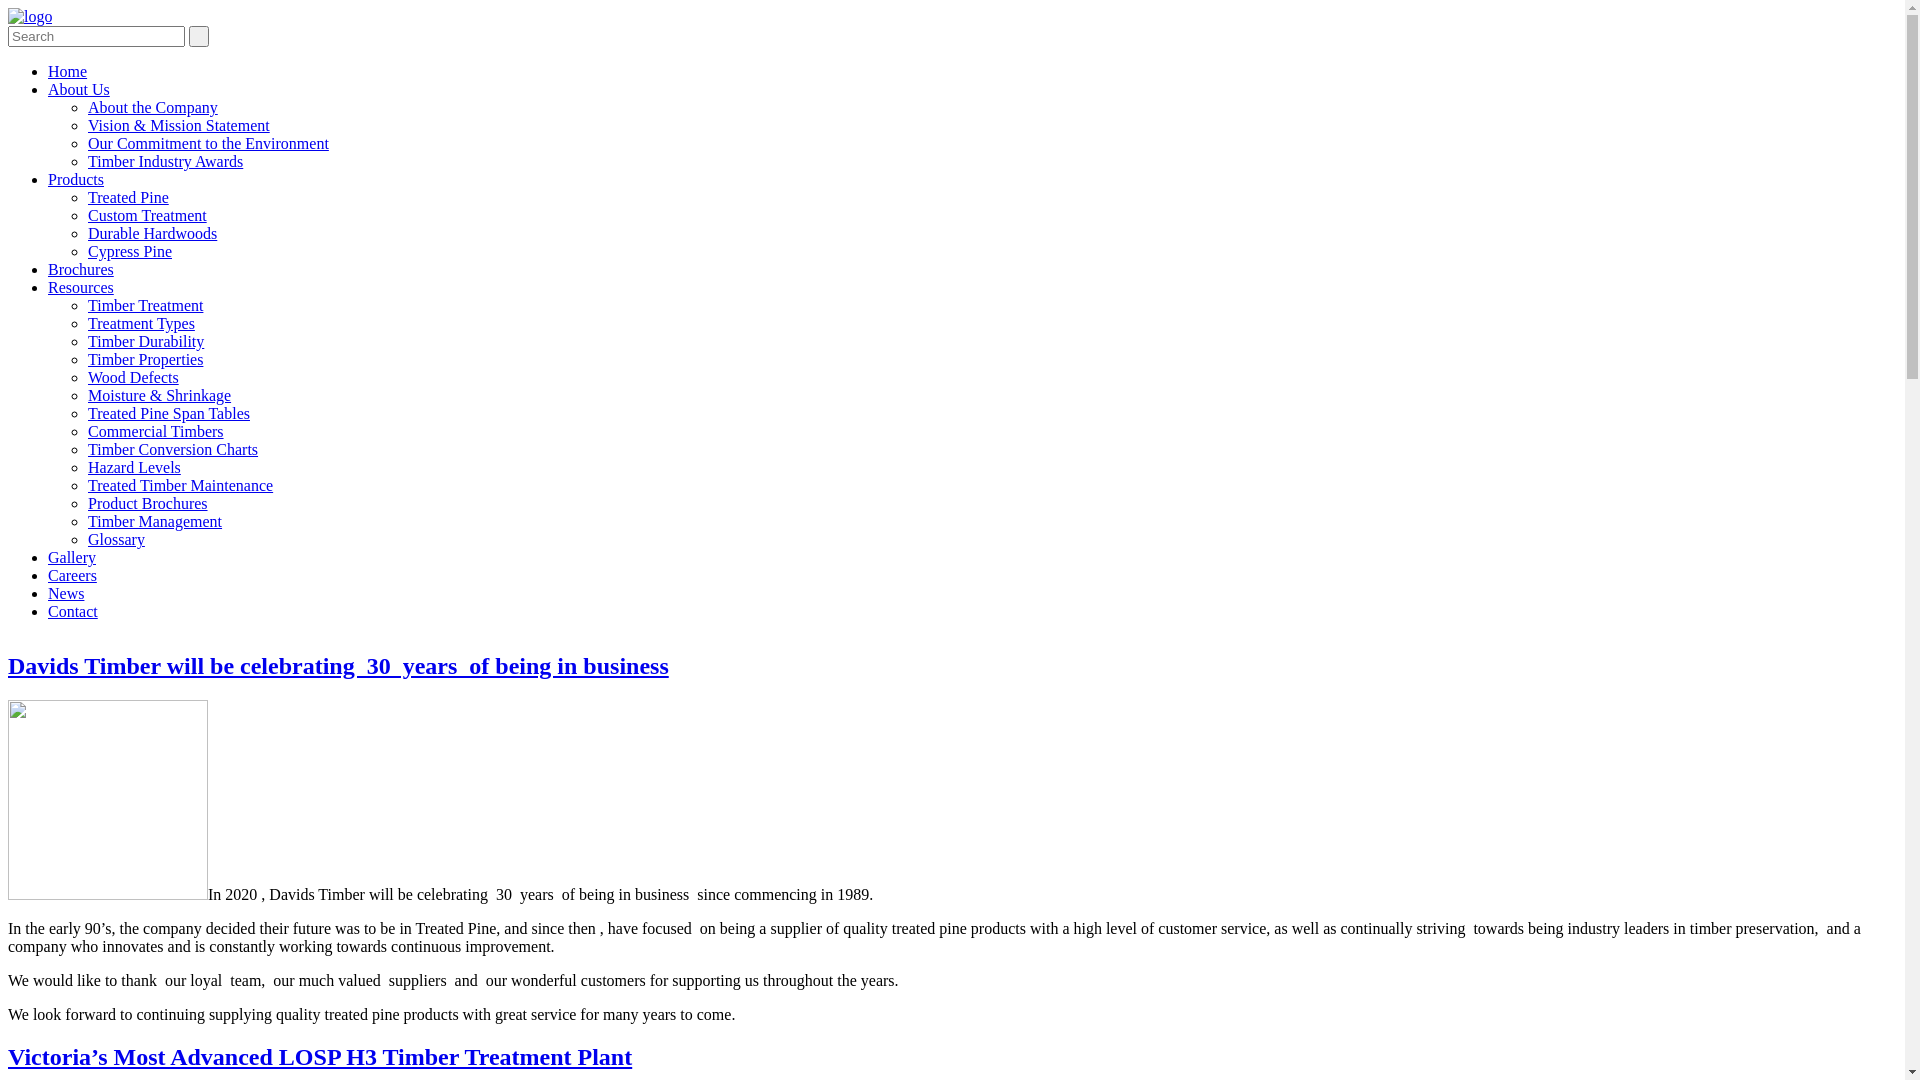 This screenshot has width=1920, height=1080. I want to click on 'Treatment Types', so click(140, 322).